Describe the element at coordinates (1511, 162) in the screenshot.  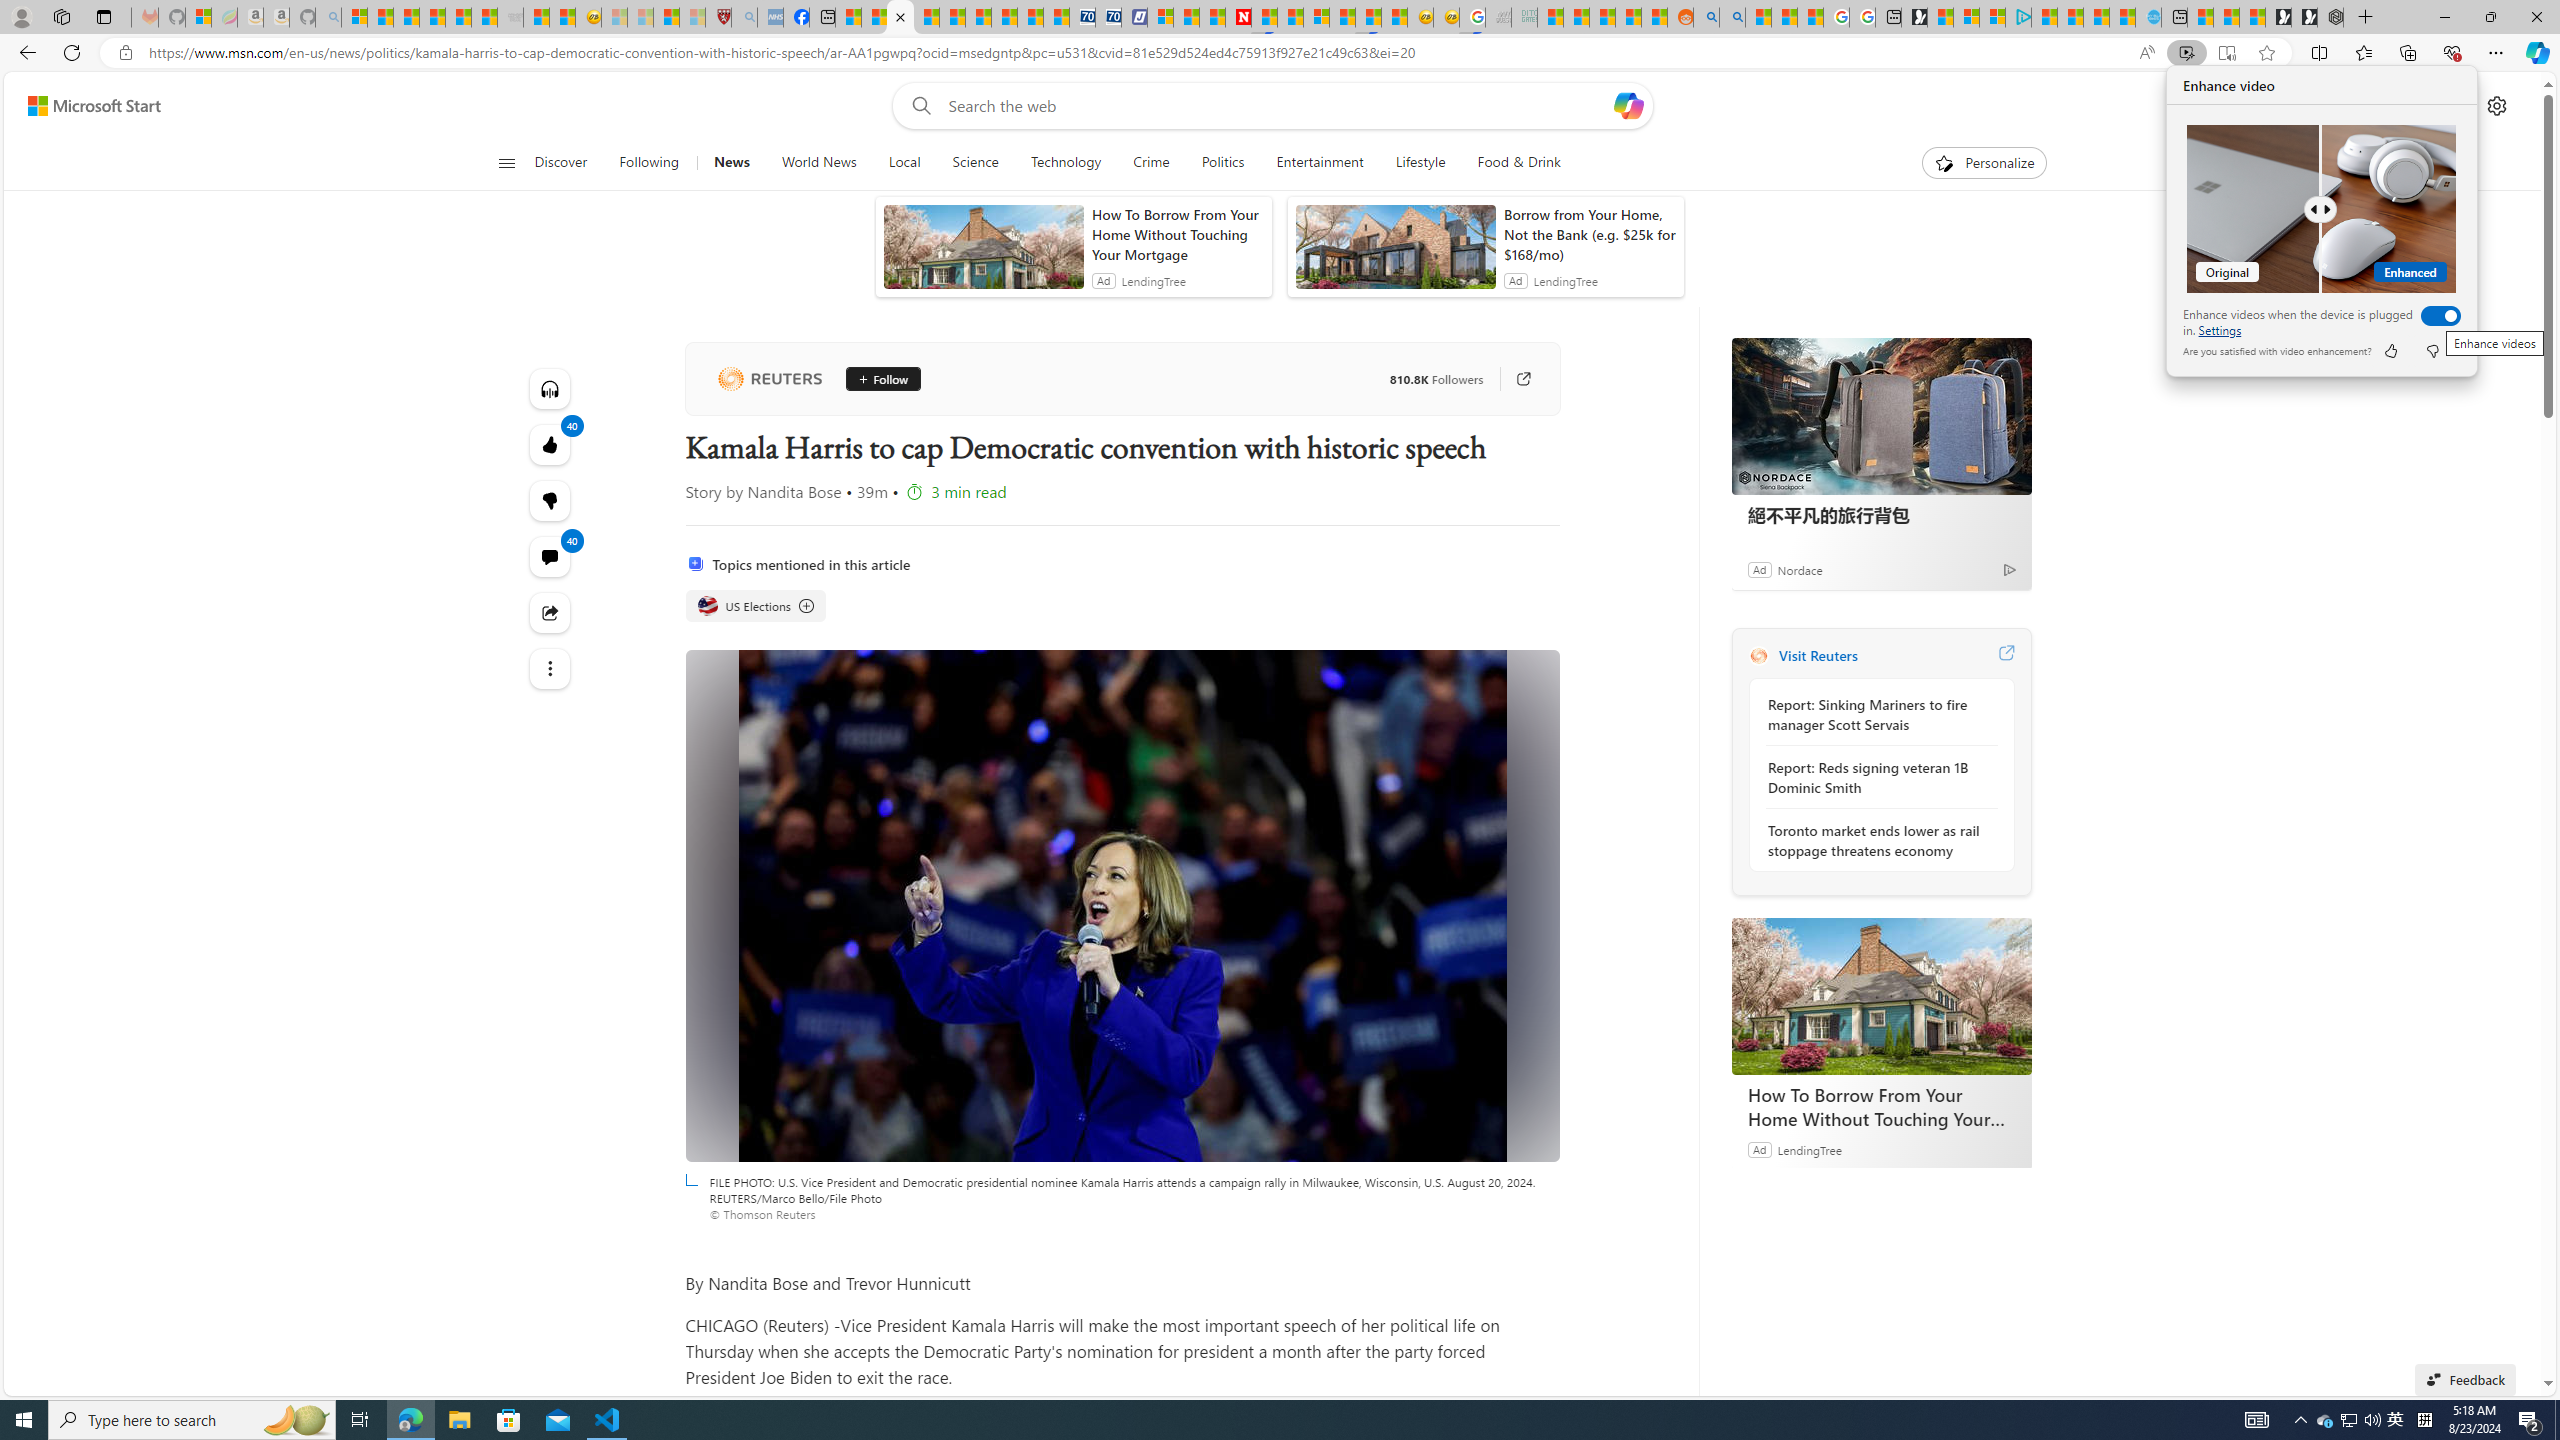
I see `'Food & Drink'` at that location.